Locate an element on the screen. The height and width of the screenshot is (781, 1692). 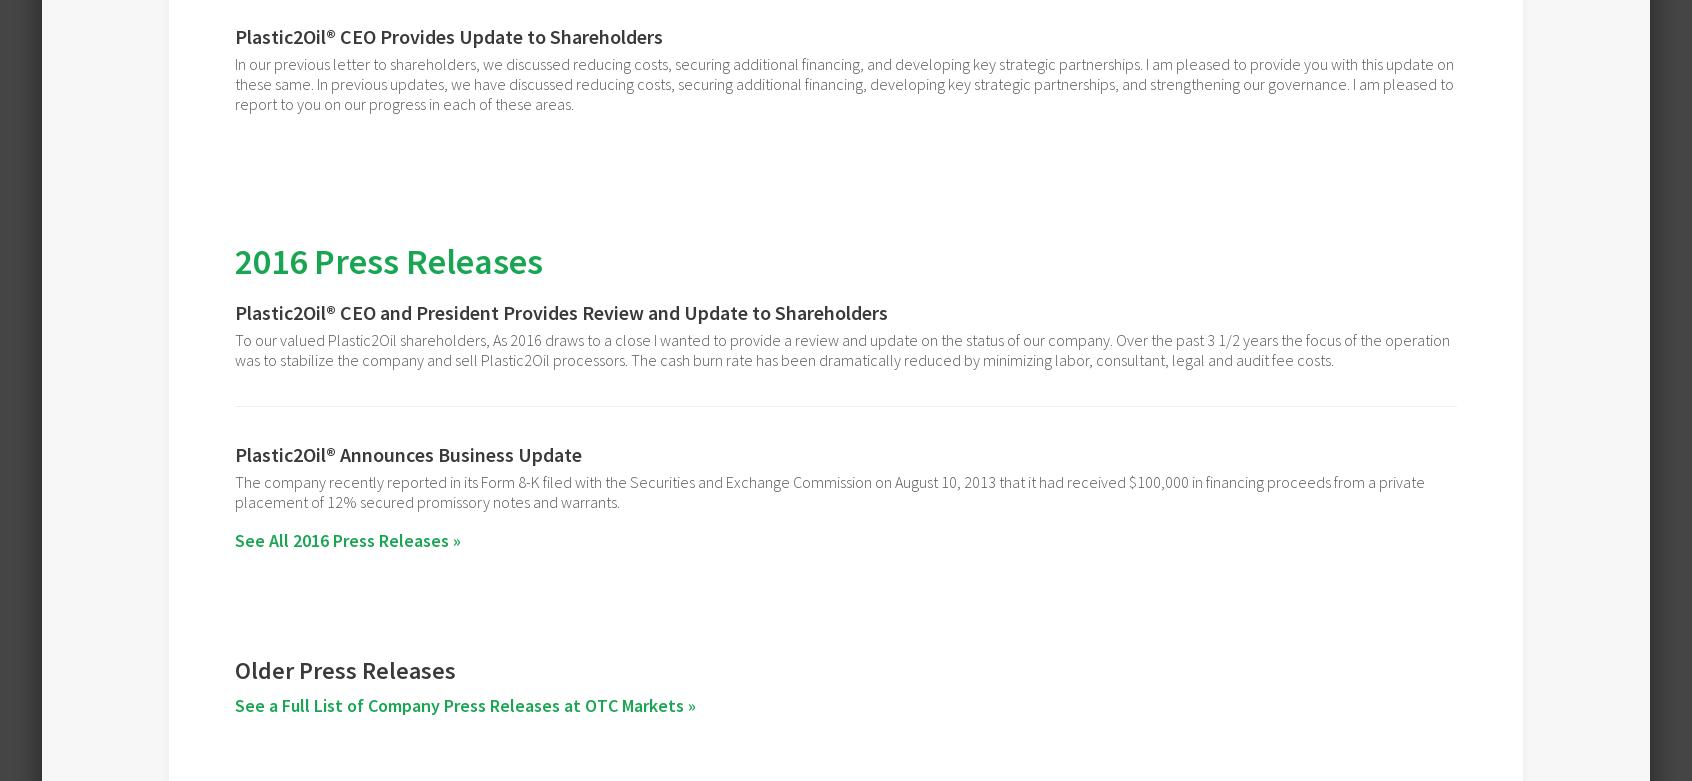
'Plastic2Oil® Announces Business Update' is located at coordinates (235, 453).